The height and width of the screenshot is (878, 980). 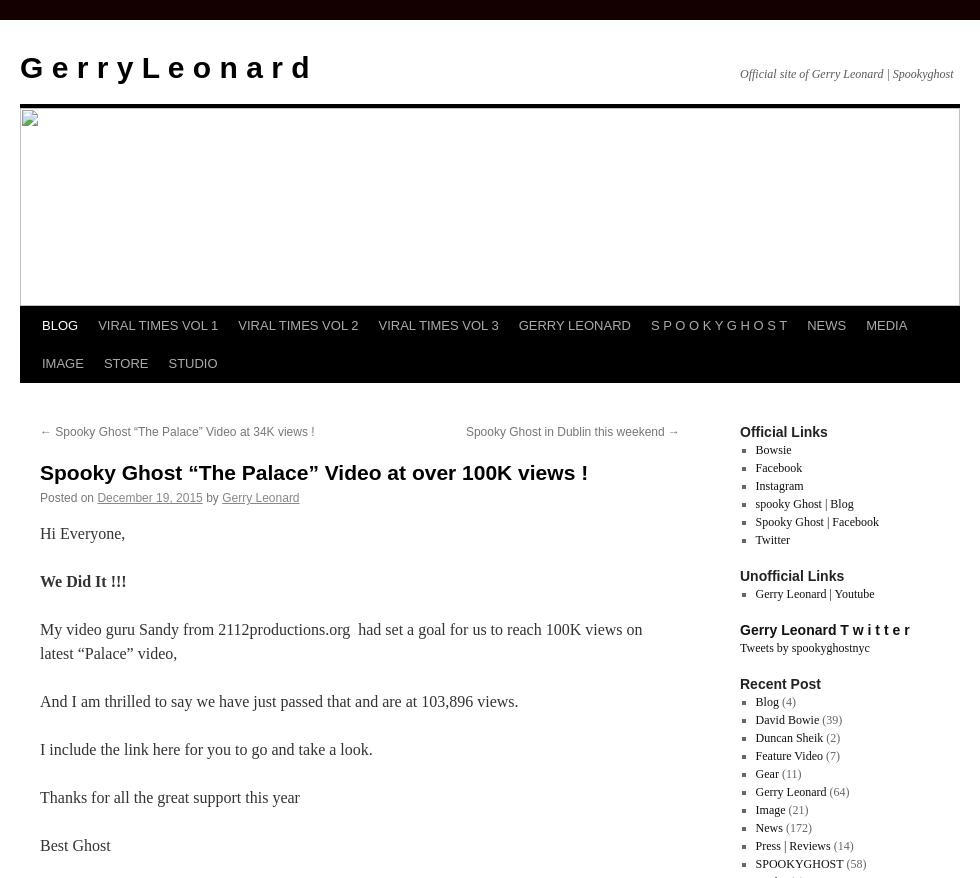 What do you see at coordinates (826, 791) in the screenshot?
I see `'(64)'` at bounding box center [826, 791].